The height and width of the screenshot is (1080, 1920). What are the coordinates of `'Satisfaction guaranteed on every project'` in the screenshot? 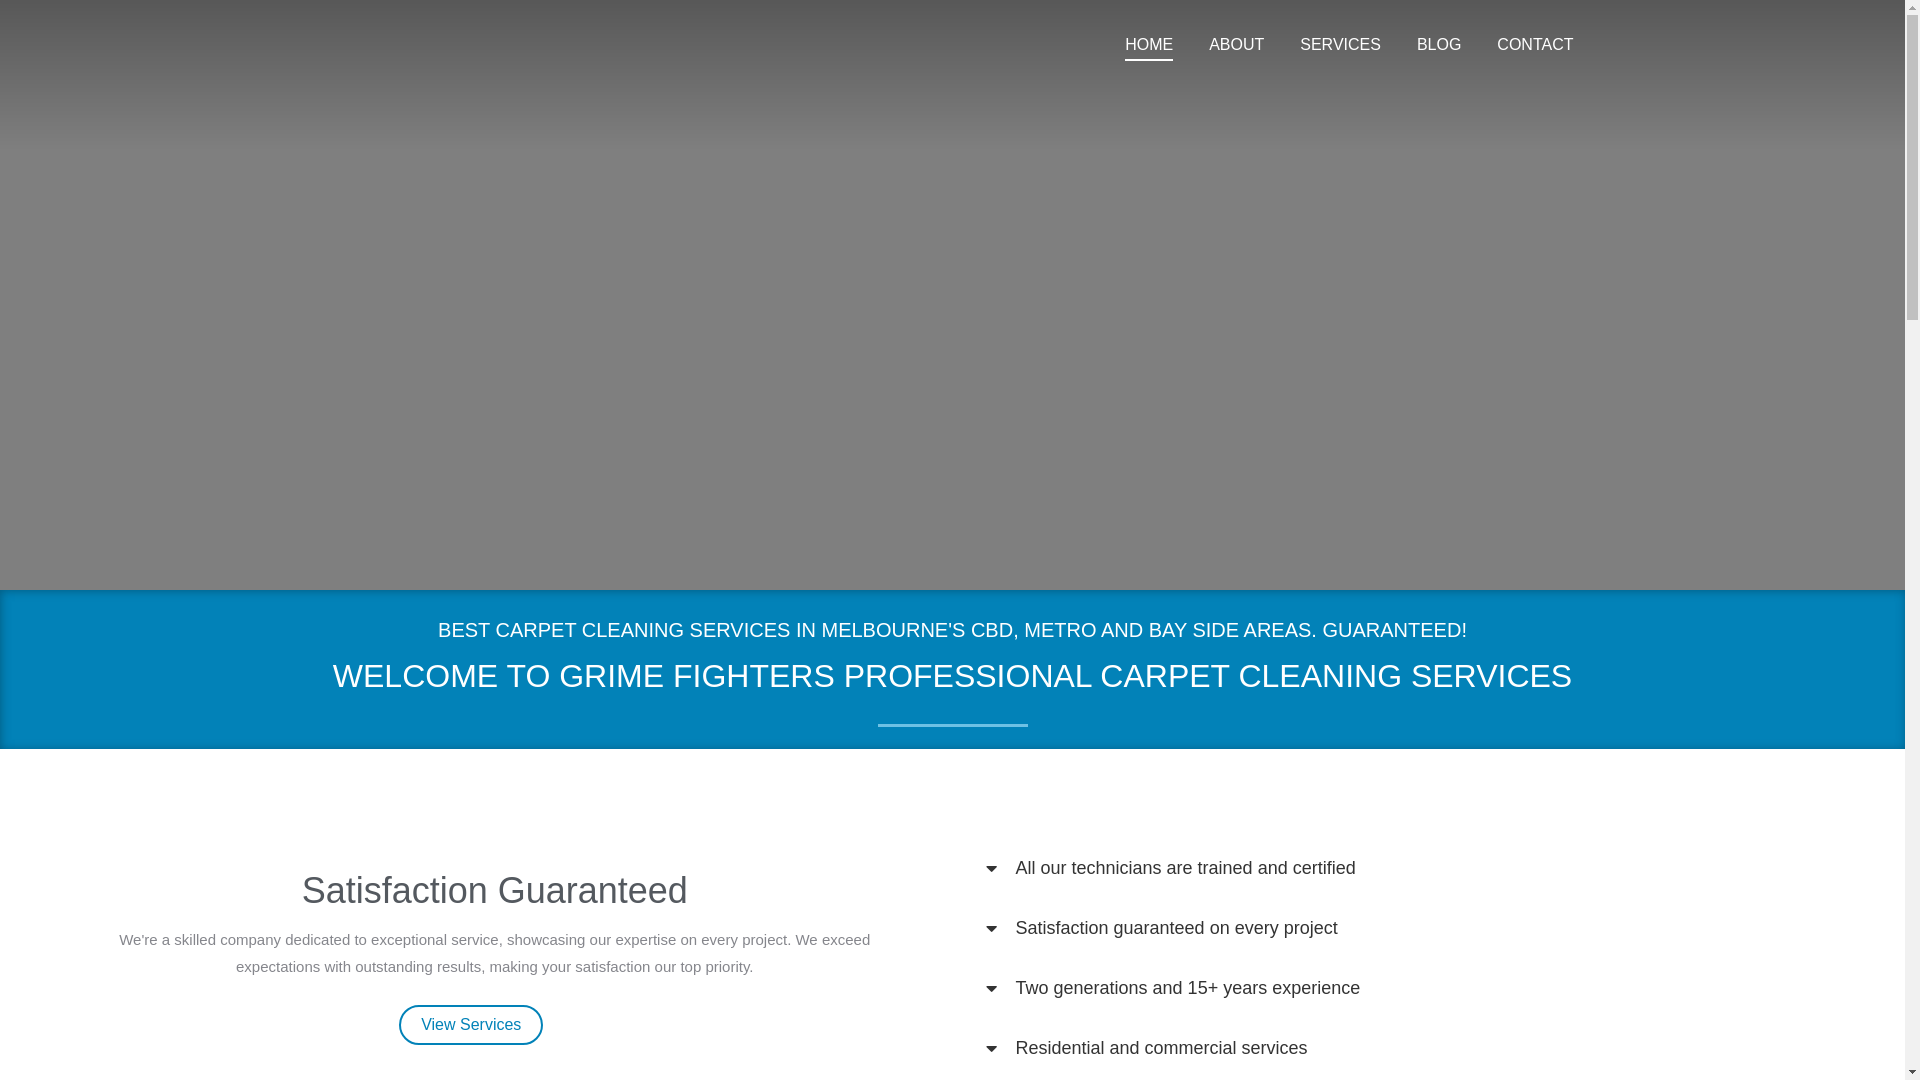 It's located at (1176, 928).